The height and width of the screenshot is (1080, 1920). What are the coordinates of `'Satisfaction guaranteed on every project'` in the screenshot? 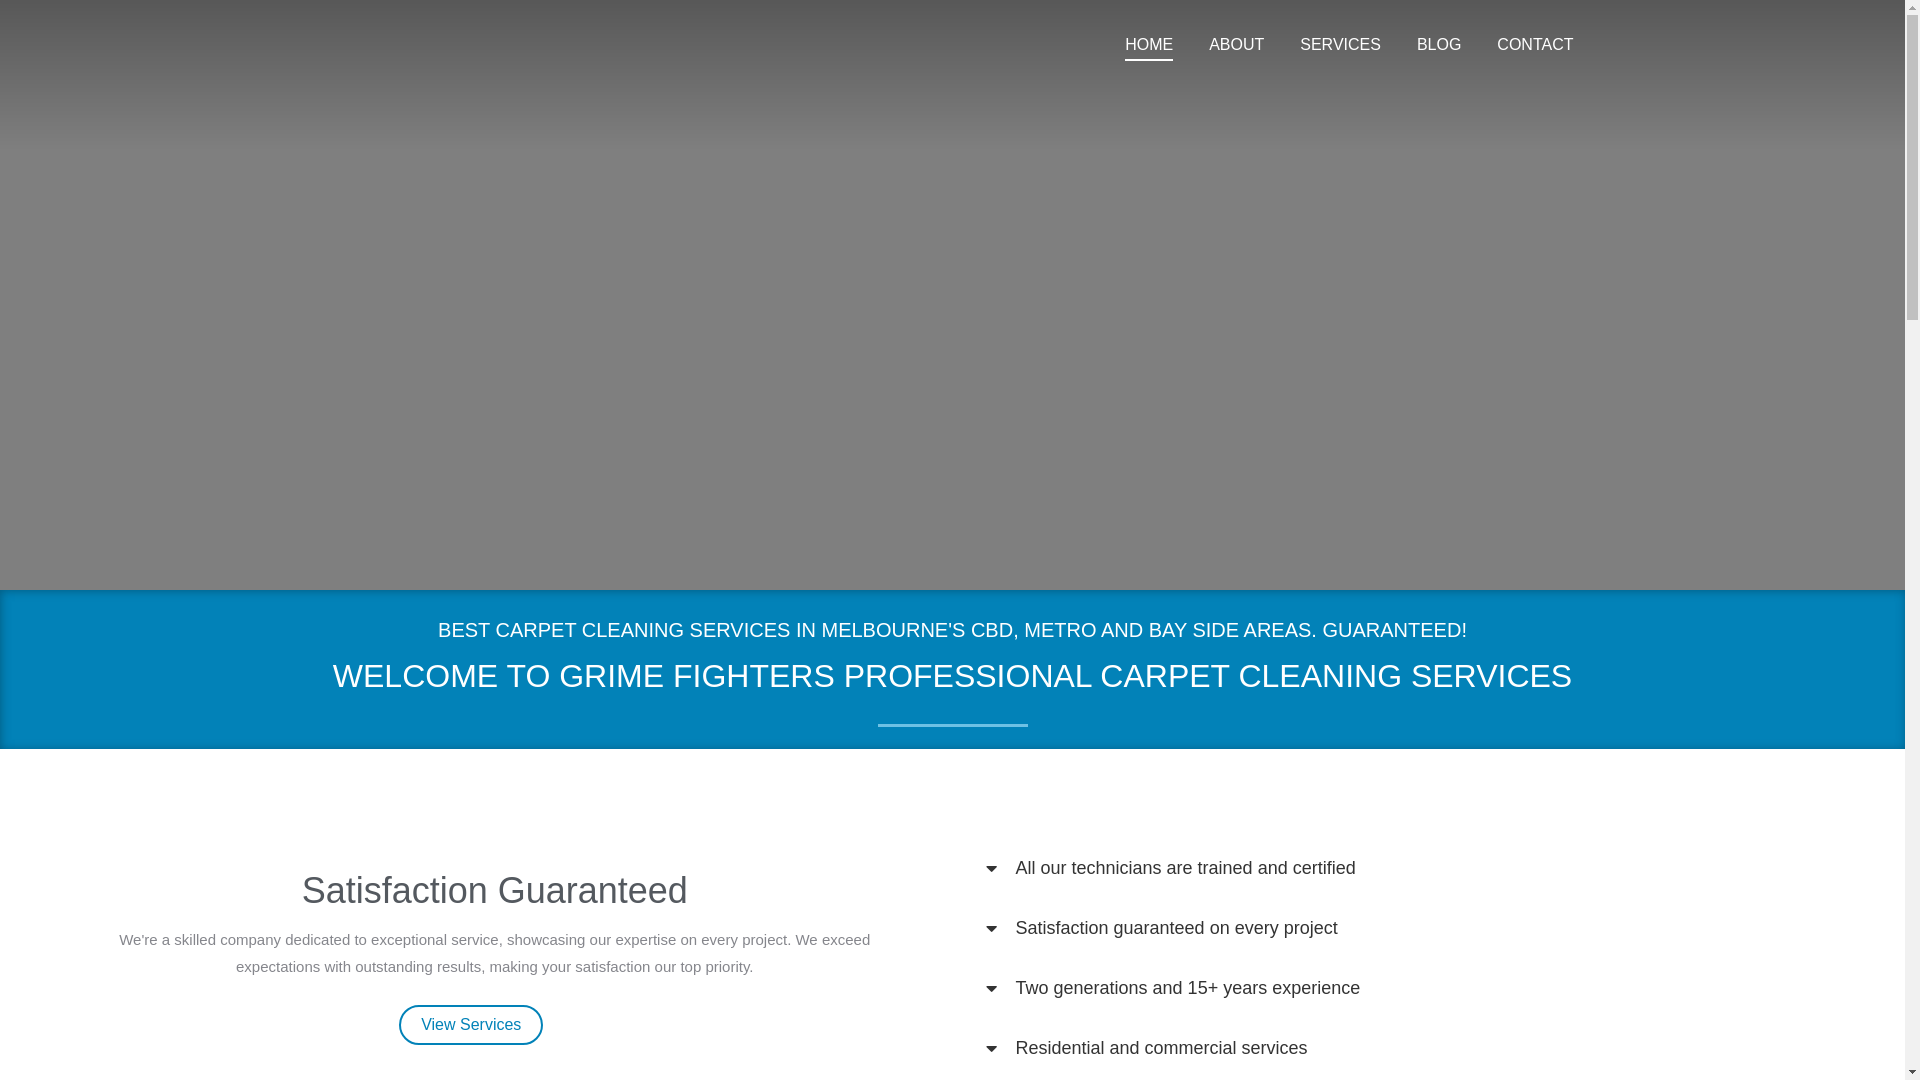 It's located at (1176, 928).